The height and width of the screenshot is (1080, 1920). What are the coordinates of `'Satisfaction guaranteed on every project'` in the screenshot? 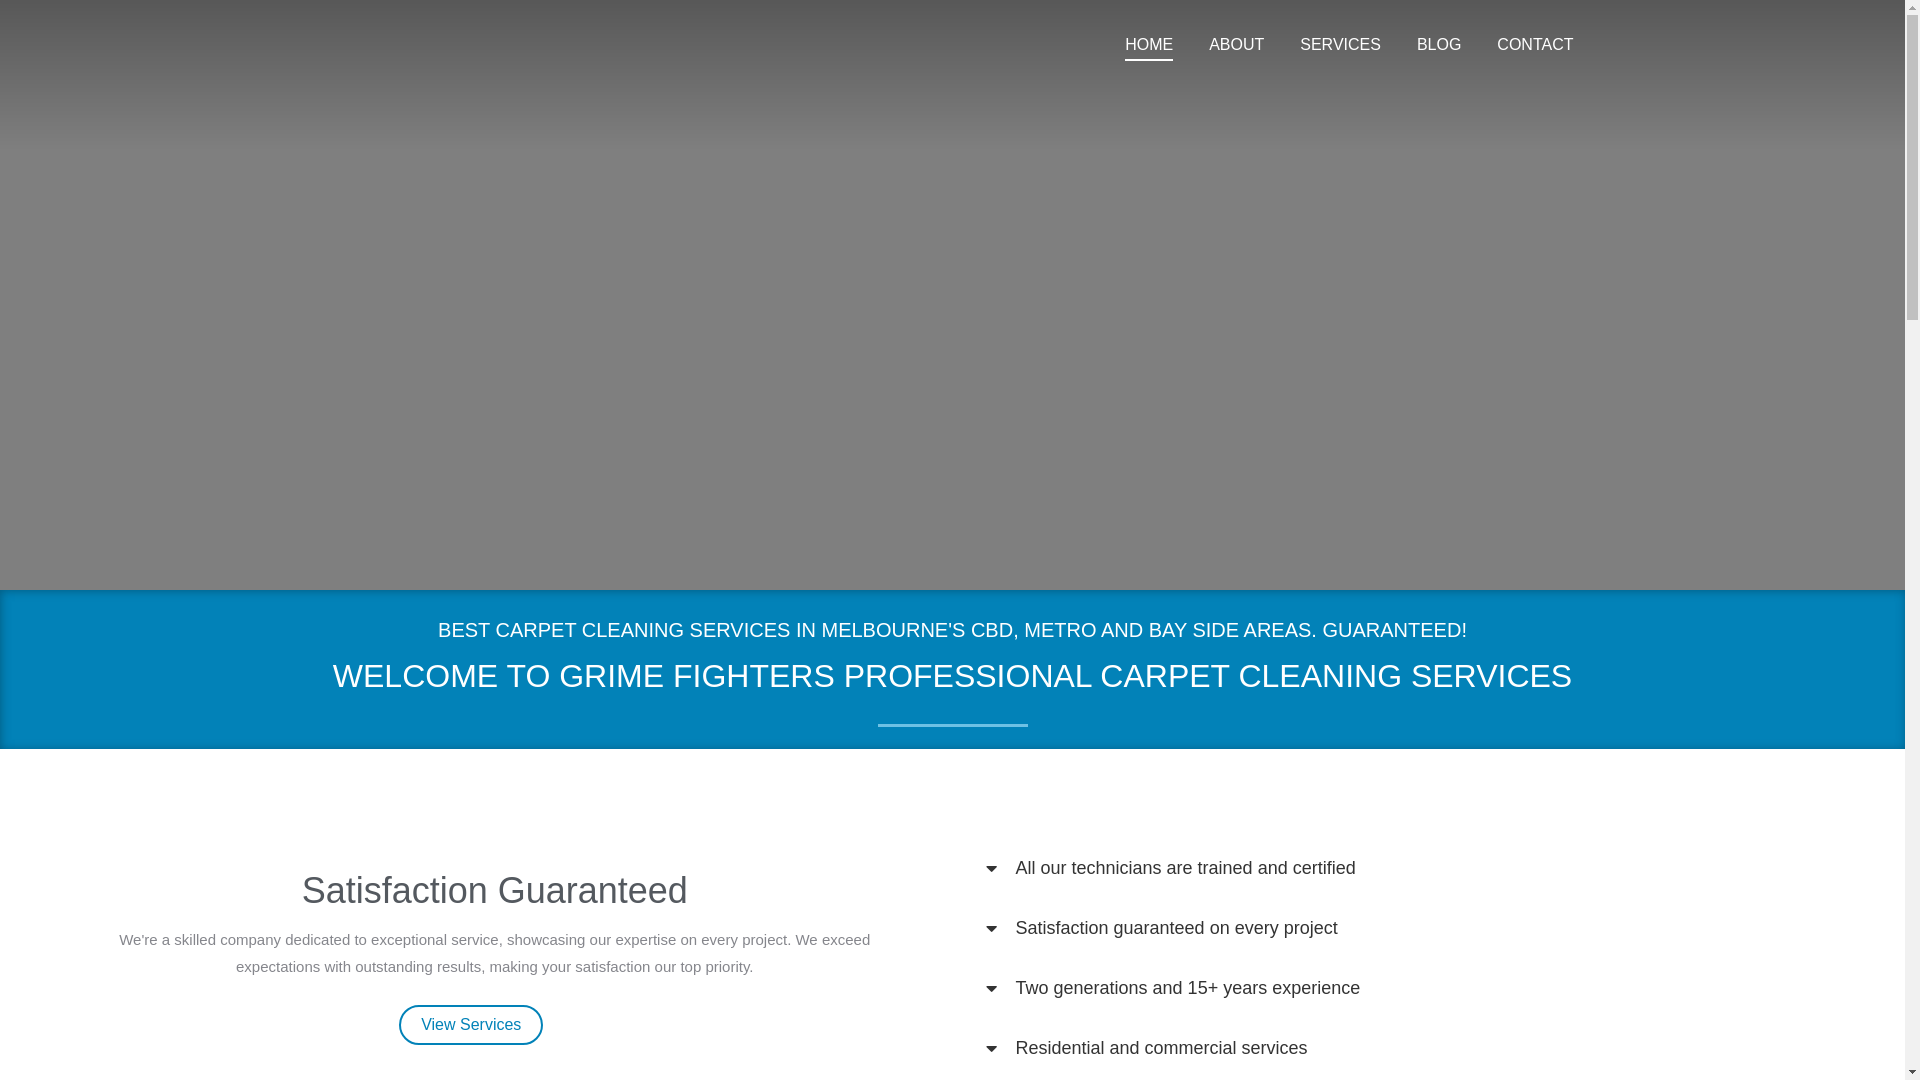 It's located at (1176, 928).